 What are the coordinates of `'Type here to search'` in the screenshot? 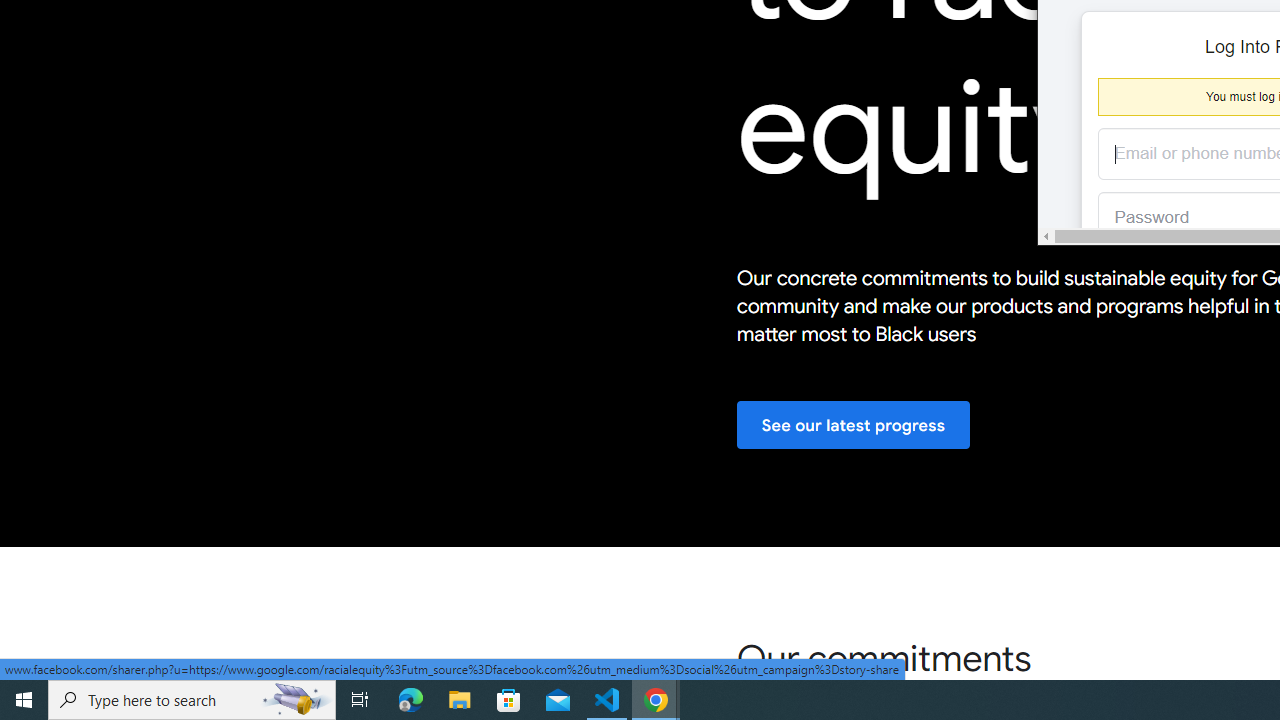 It's located at (192, 698).